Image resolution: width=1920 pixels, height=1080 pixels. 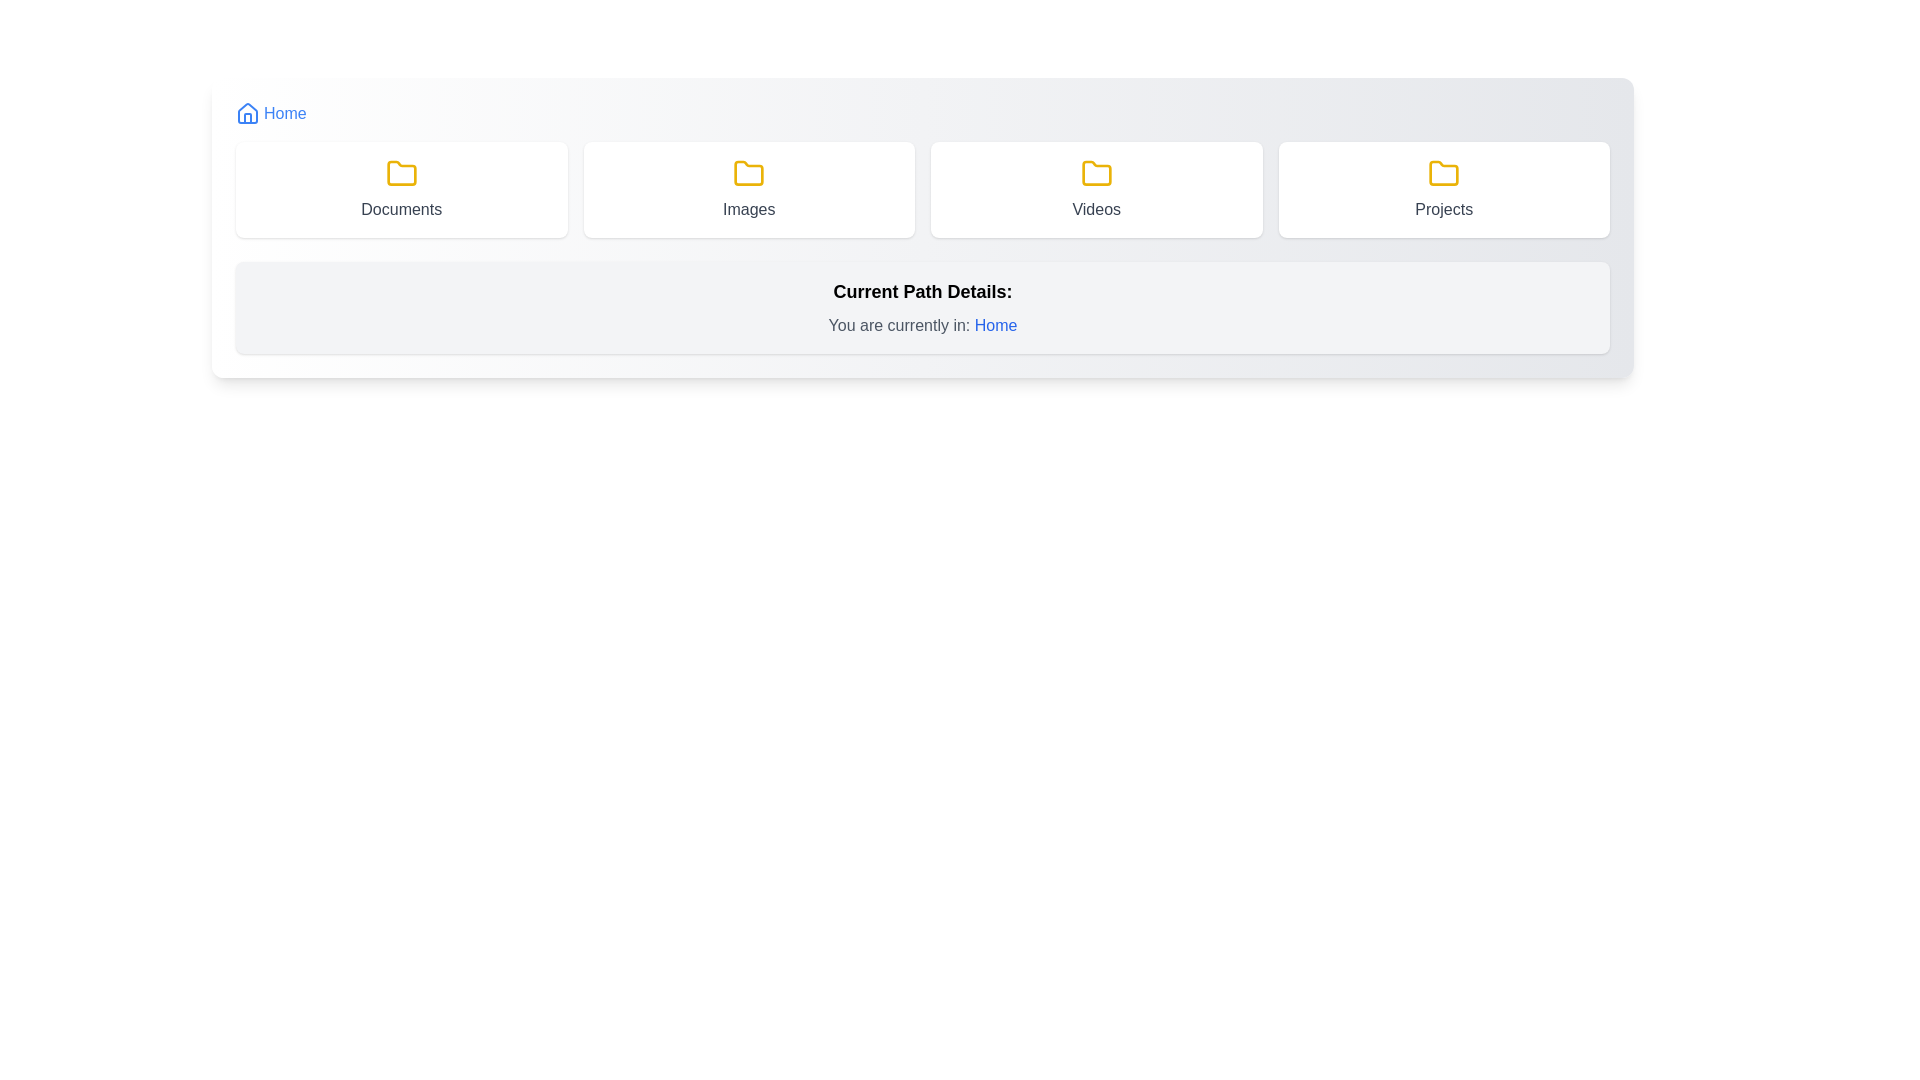 I want to click on the 'Images' button, which is the second element in a grid layout, so click(x=748, y=189).